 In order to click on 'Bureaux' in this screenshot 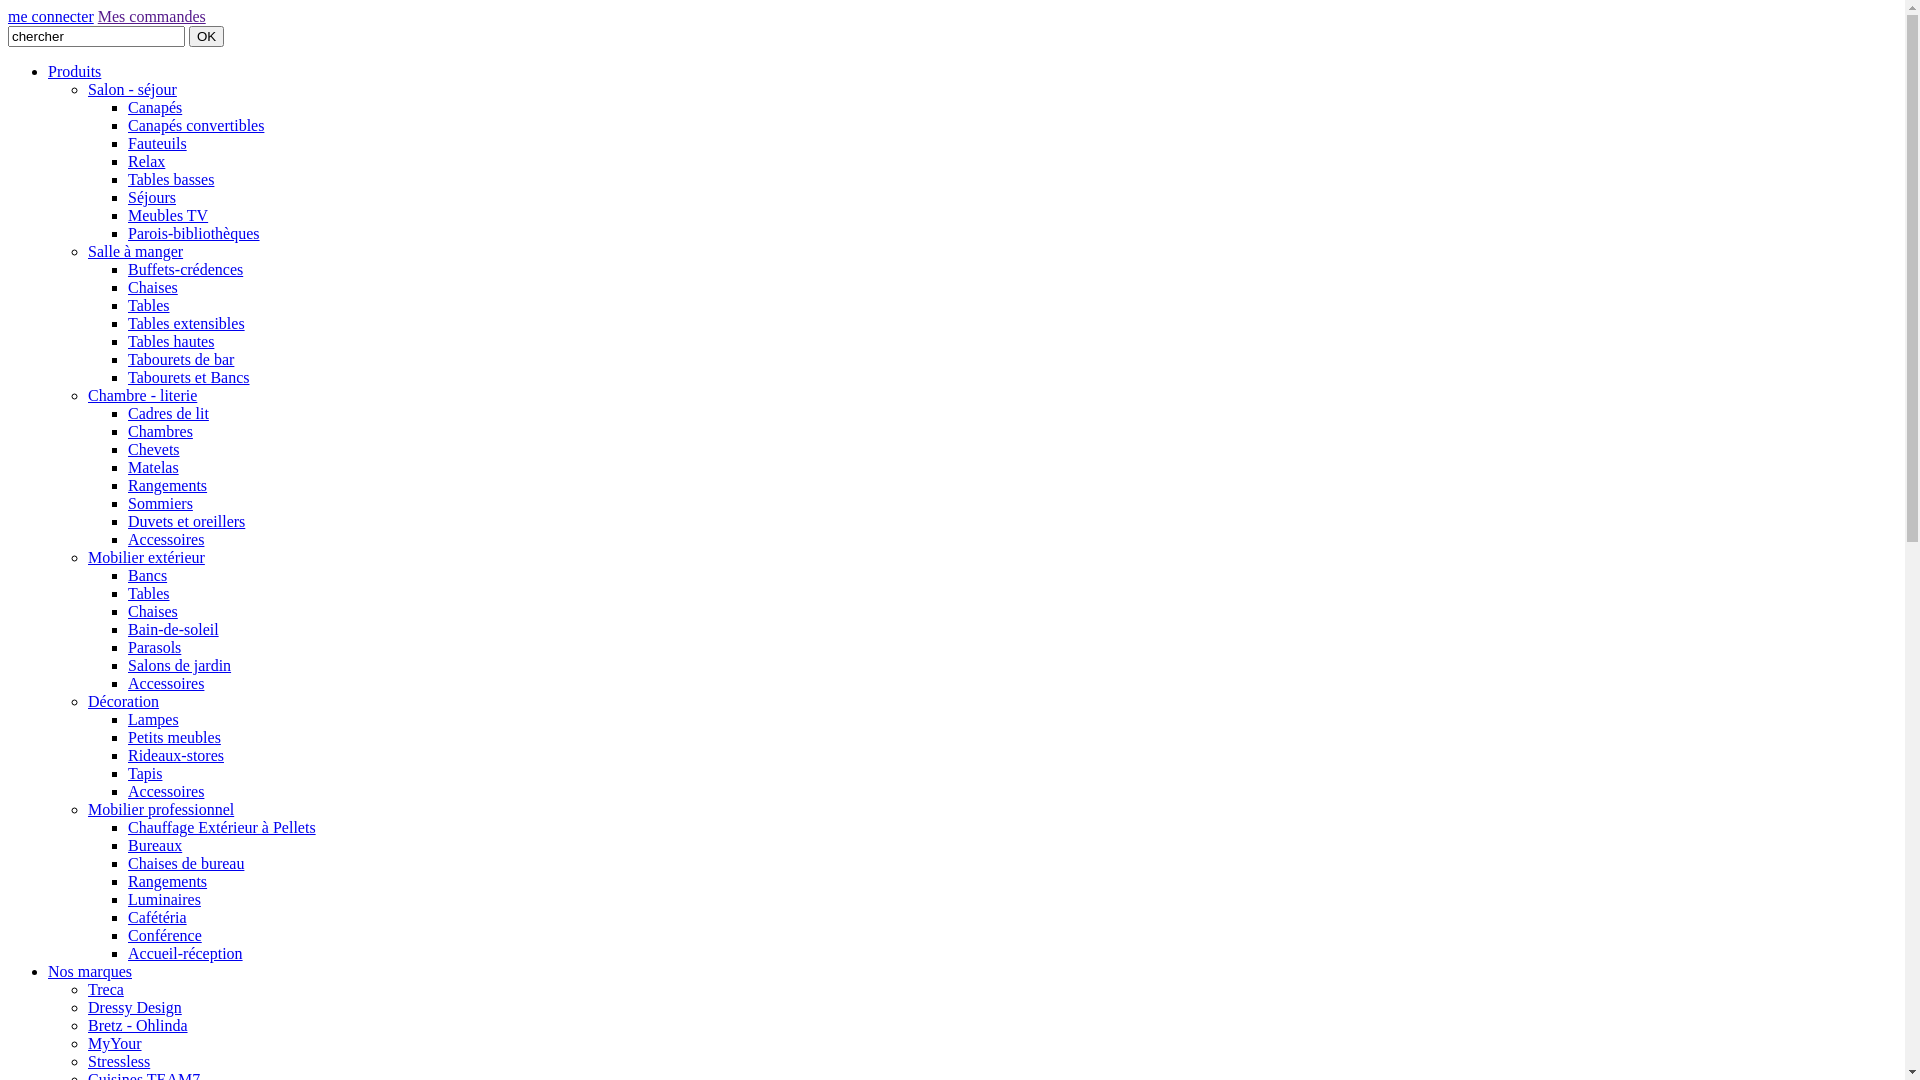, I will do `click(153, 845)`.